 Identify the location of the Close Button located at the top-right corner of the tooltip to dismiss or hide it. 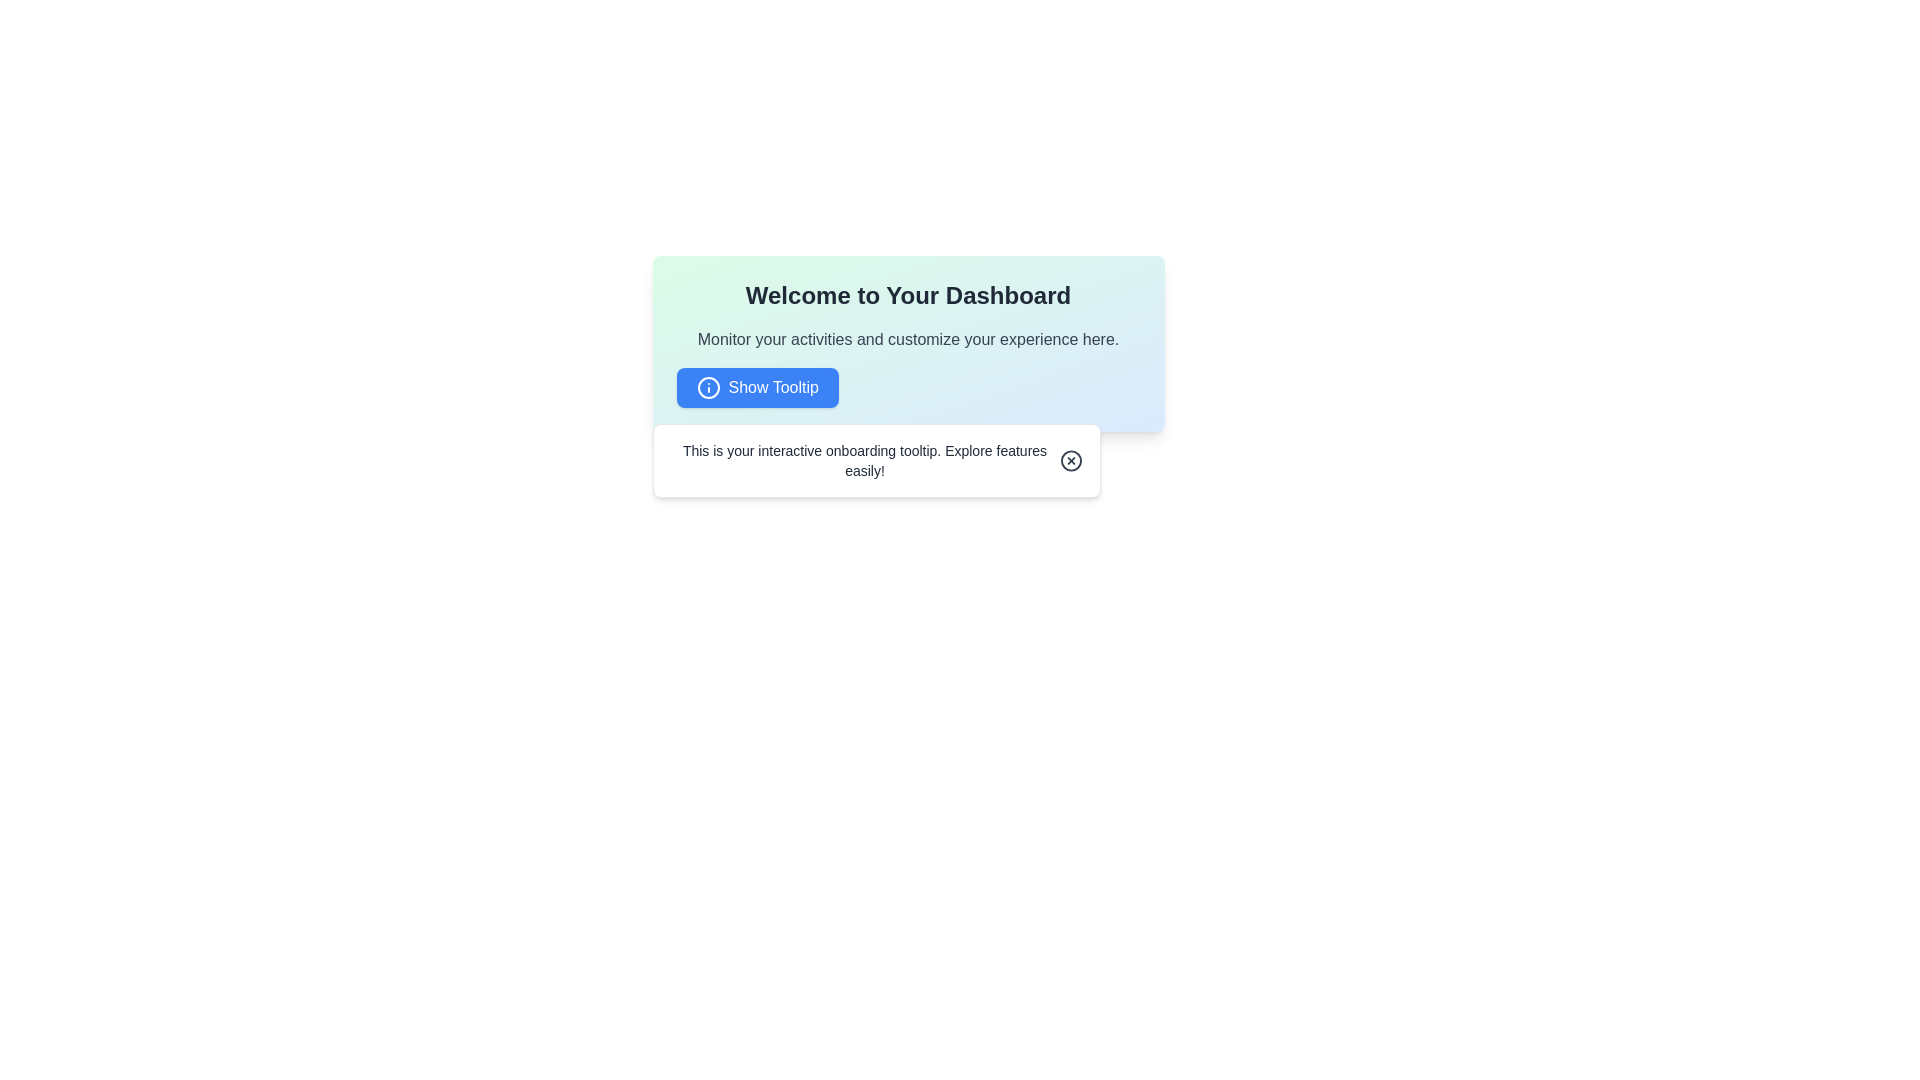
(1070, 461).